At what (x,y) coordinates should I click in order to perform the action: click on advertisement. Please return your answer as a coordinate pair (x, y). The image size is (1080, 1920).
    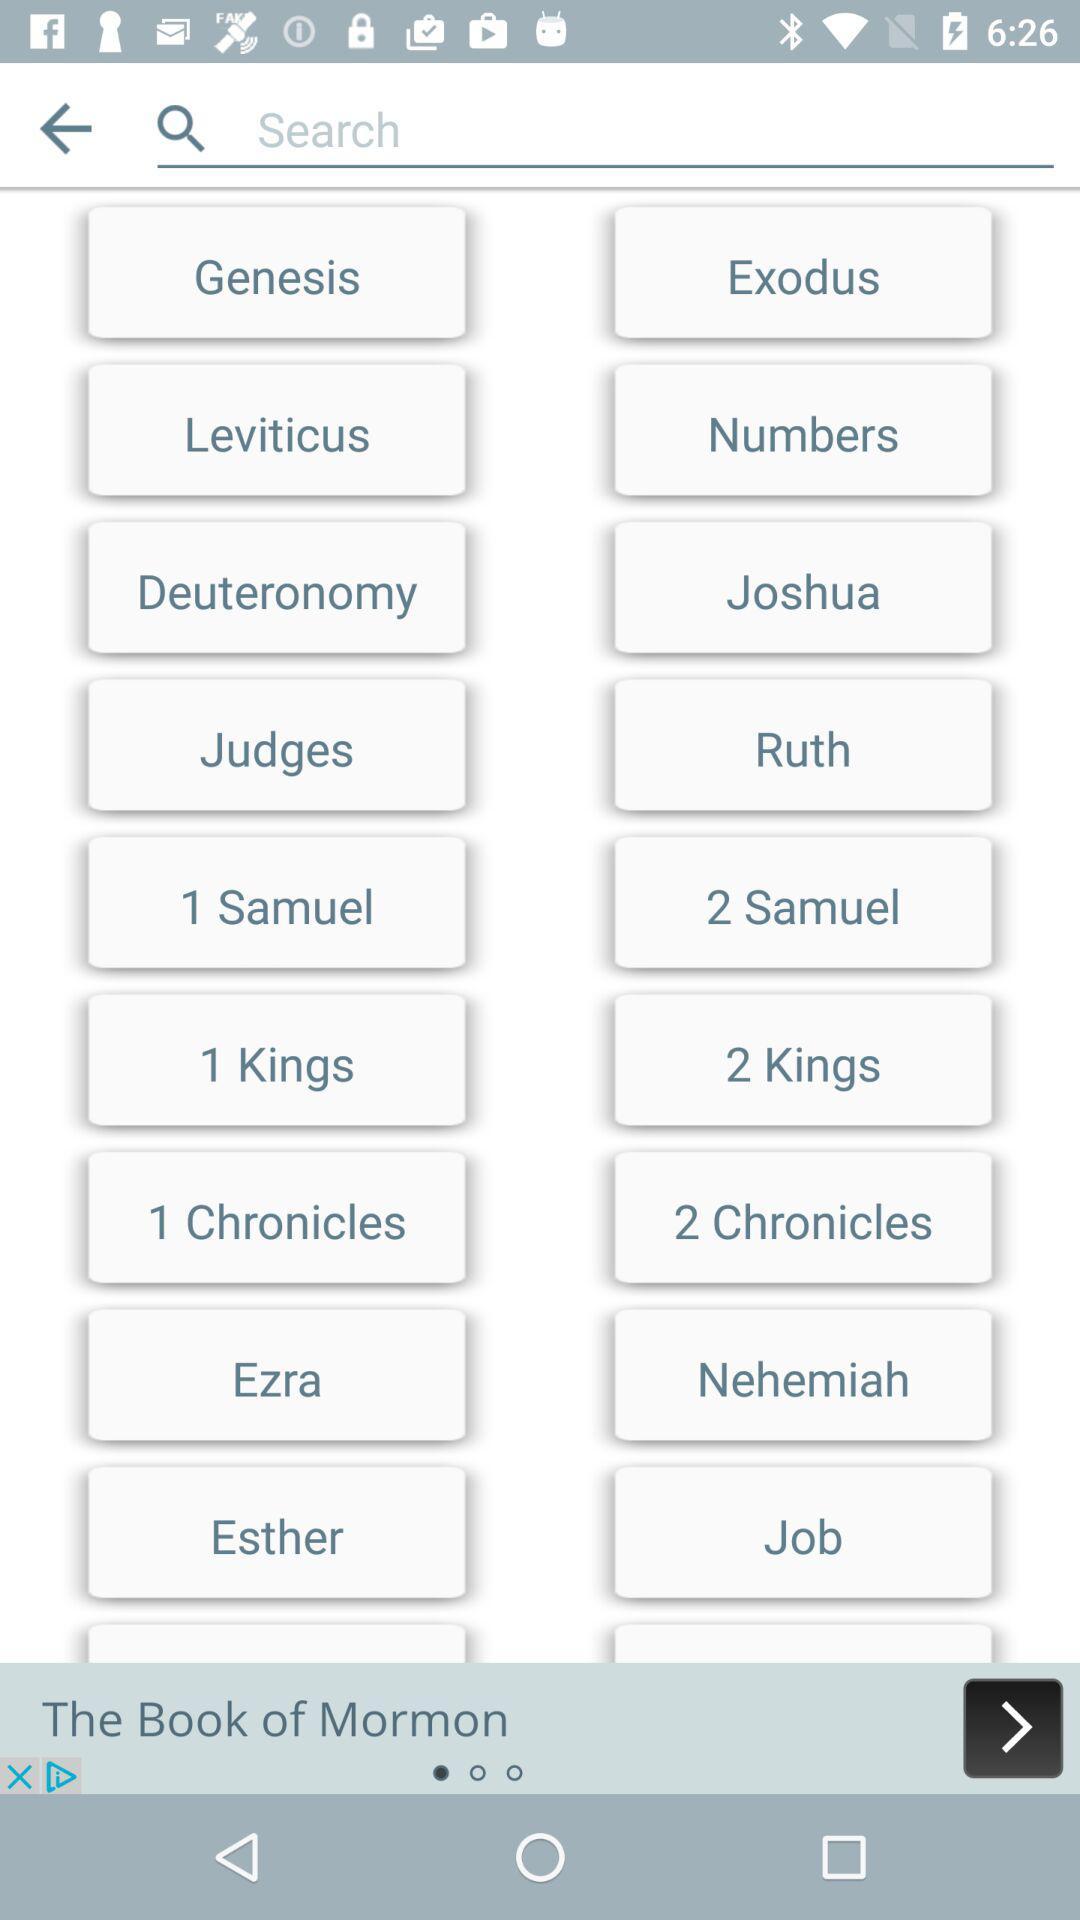
    Looking at the image, I should click on (540, 1727).